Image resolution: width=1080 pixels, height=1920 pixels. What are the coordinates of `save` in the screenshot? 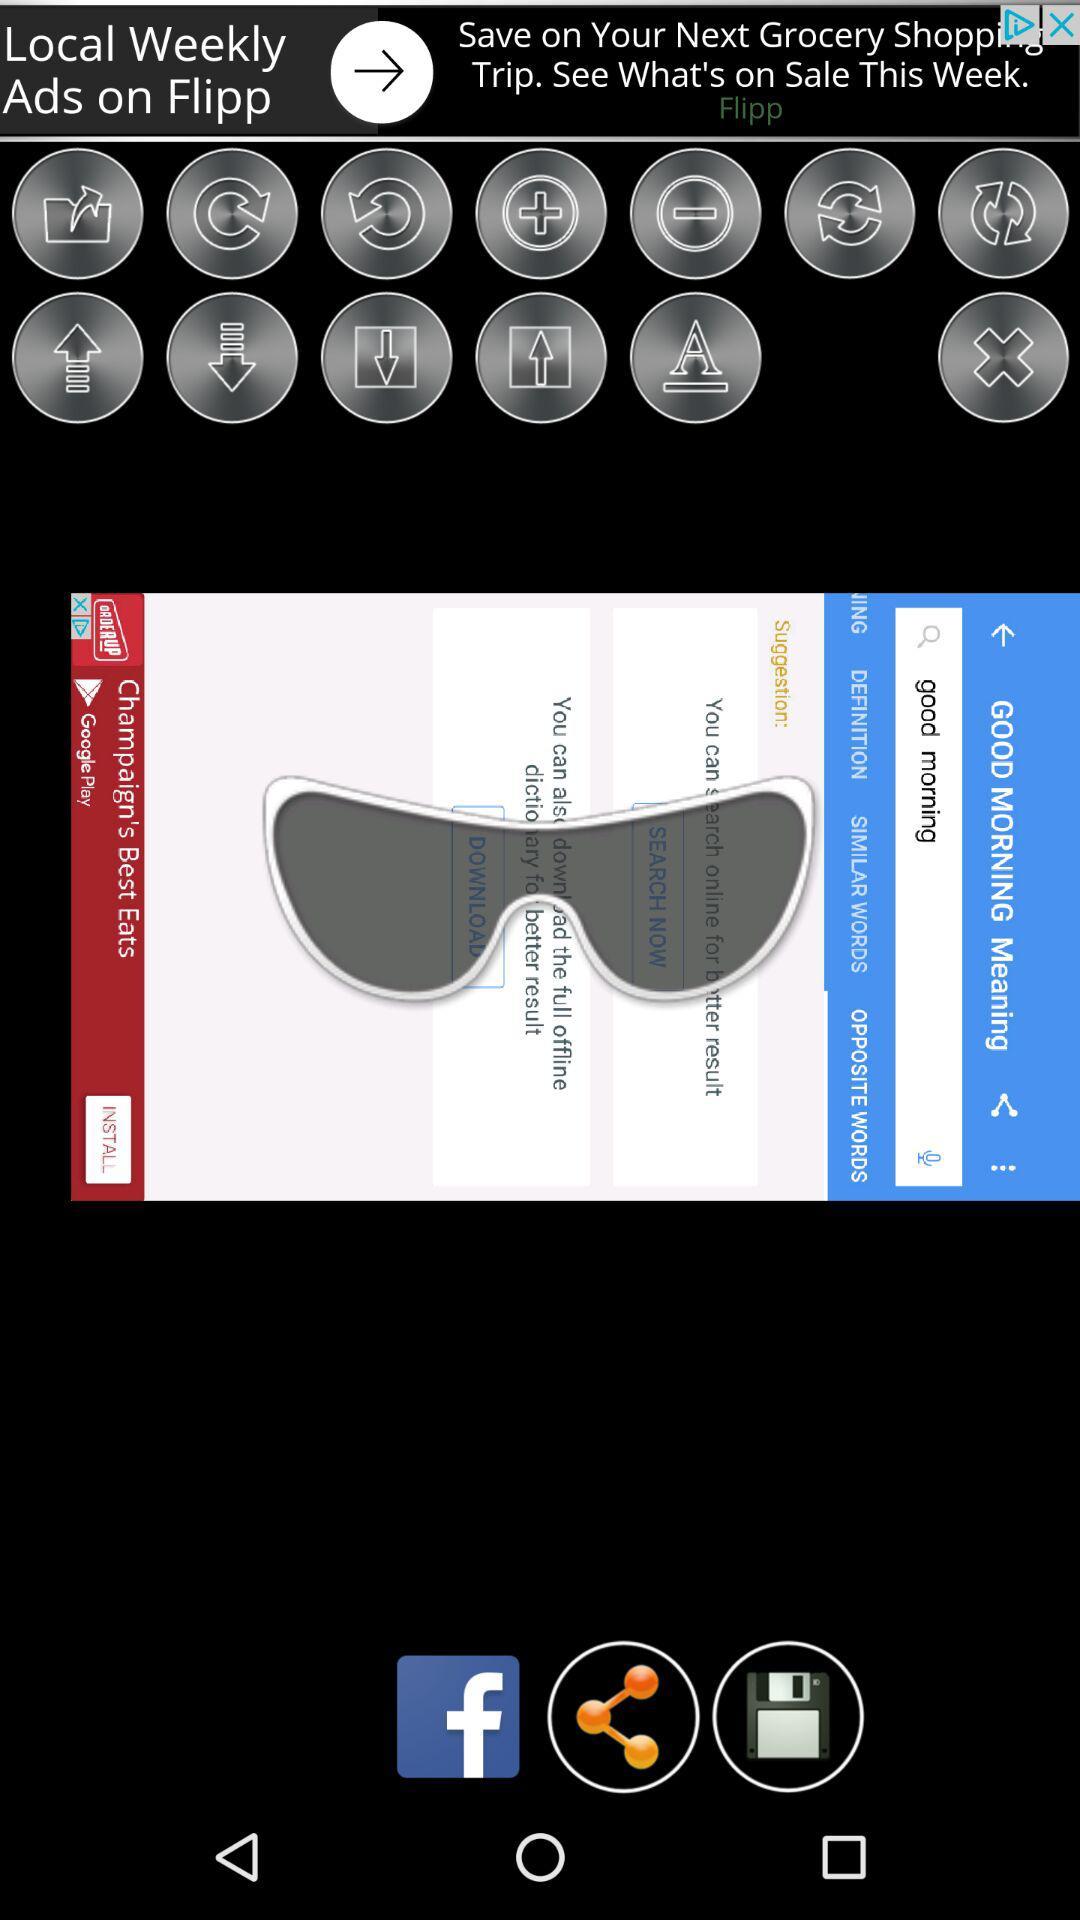 It's located at (786, 1715).